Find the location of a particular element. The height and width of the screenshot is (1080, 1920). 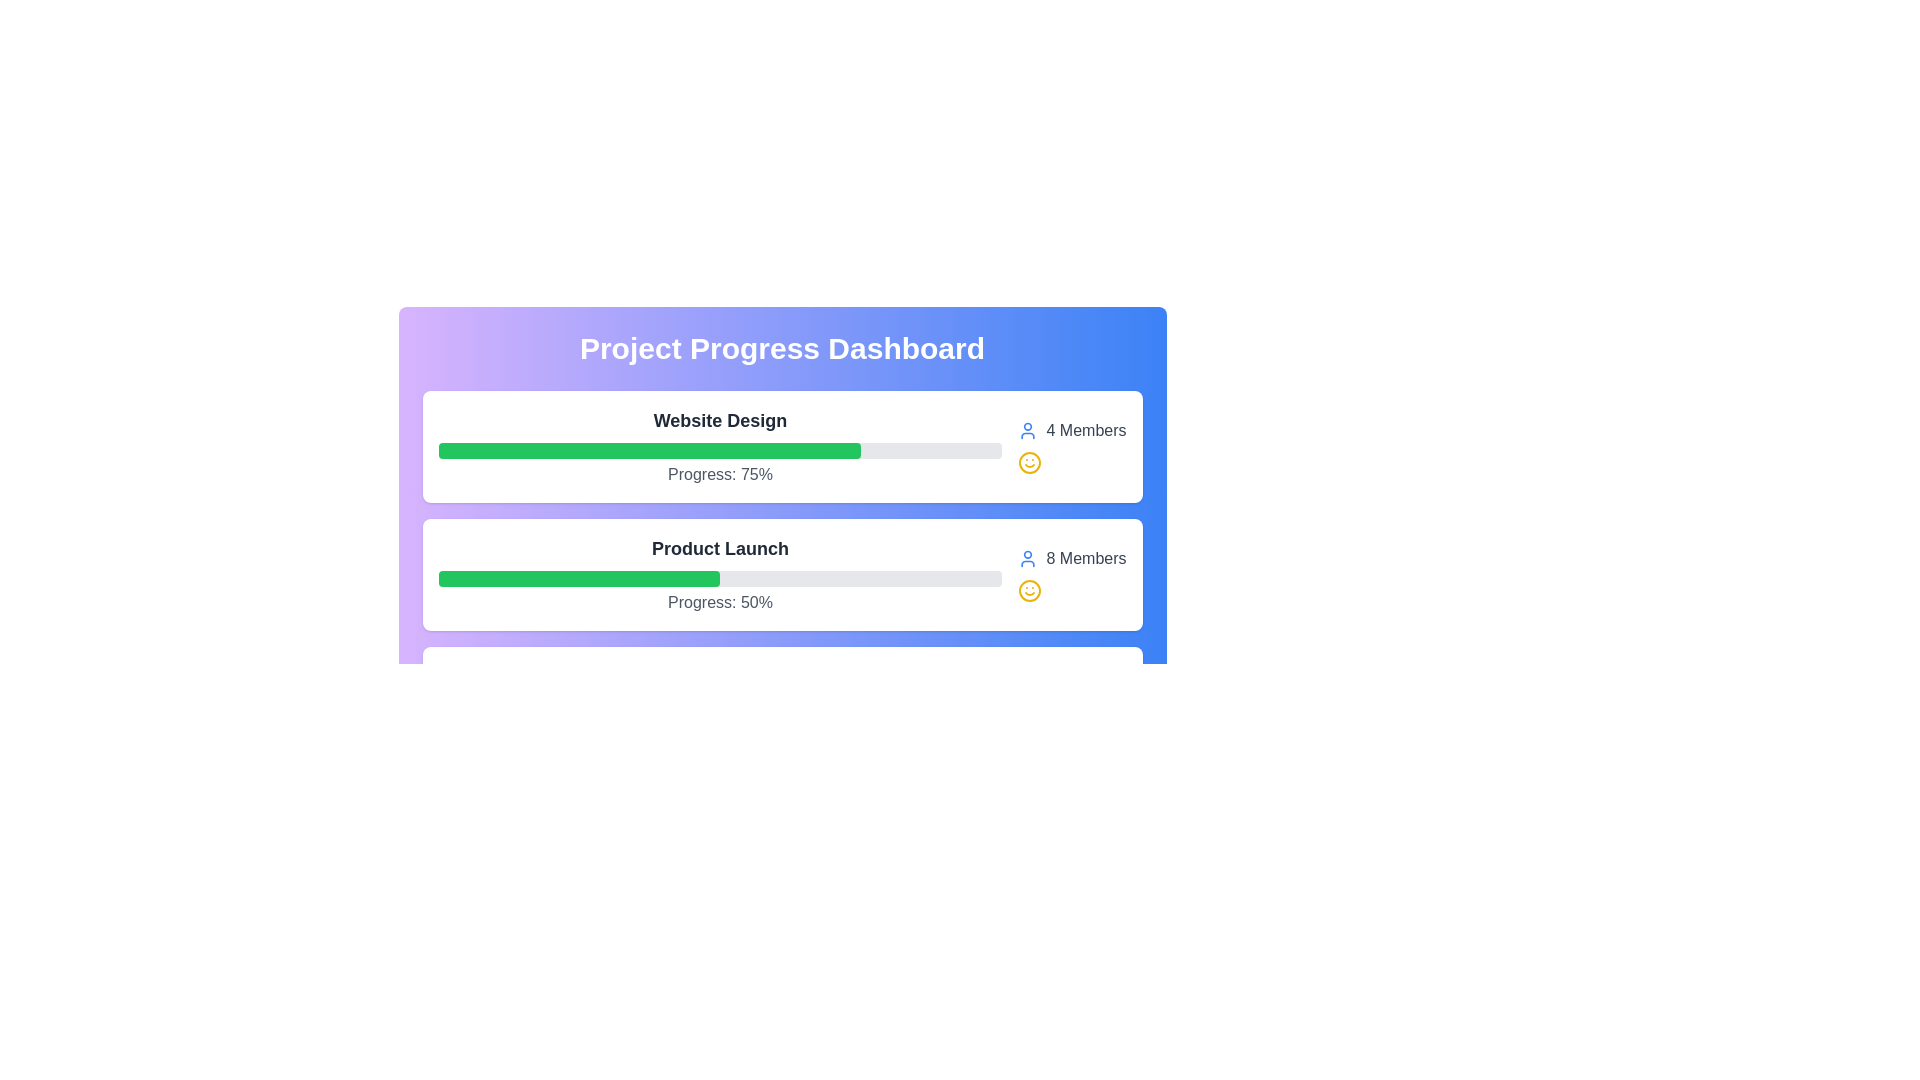

label associated with the green progress bar labeled 'Product Launch', which is filled to 50% of its width and located below the 'Website Design' section is located at coordinates (578, 578).